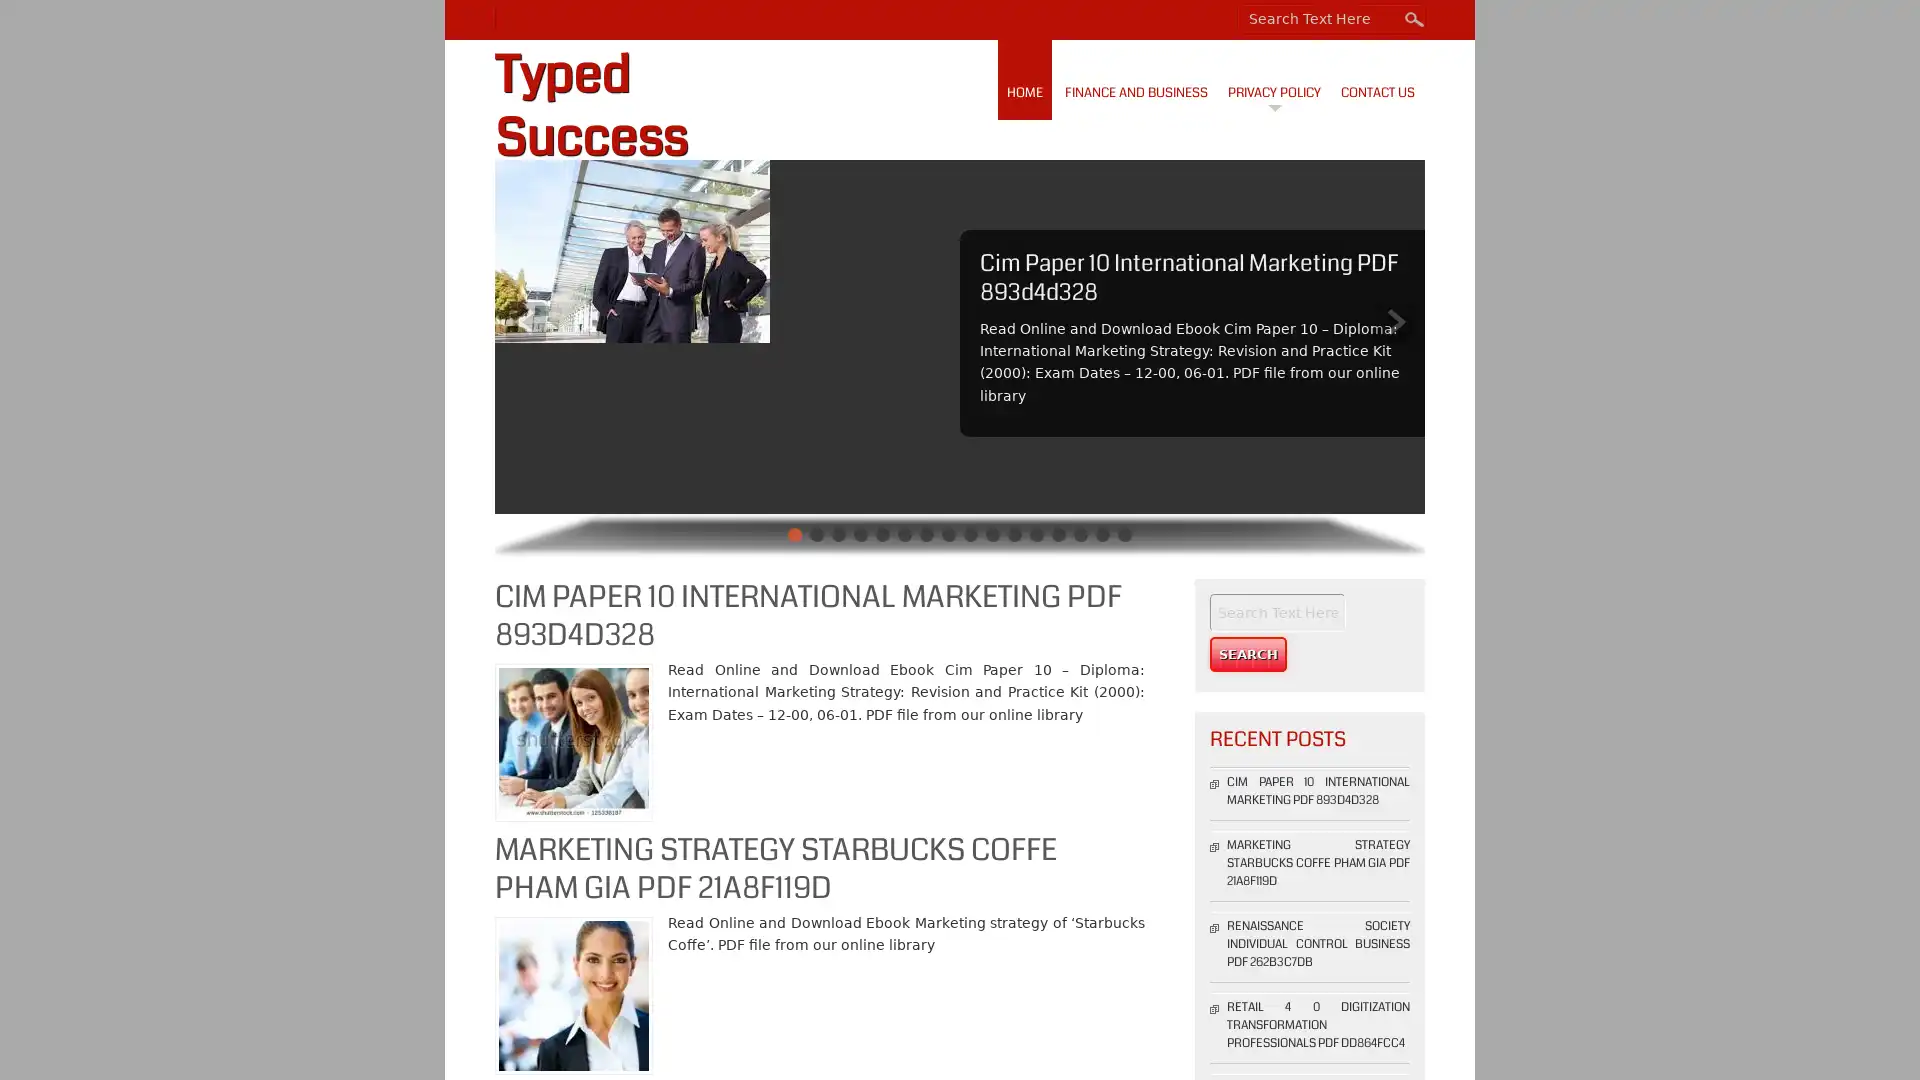 The image size is (1920, 1080). What do you see at coordinates (1247, 654) in the screenshot?
I see `Search` at bounding box center [1247, 654].